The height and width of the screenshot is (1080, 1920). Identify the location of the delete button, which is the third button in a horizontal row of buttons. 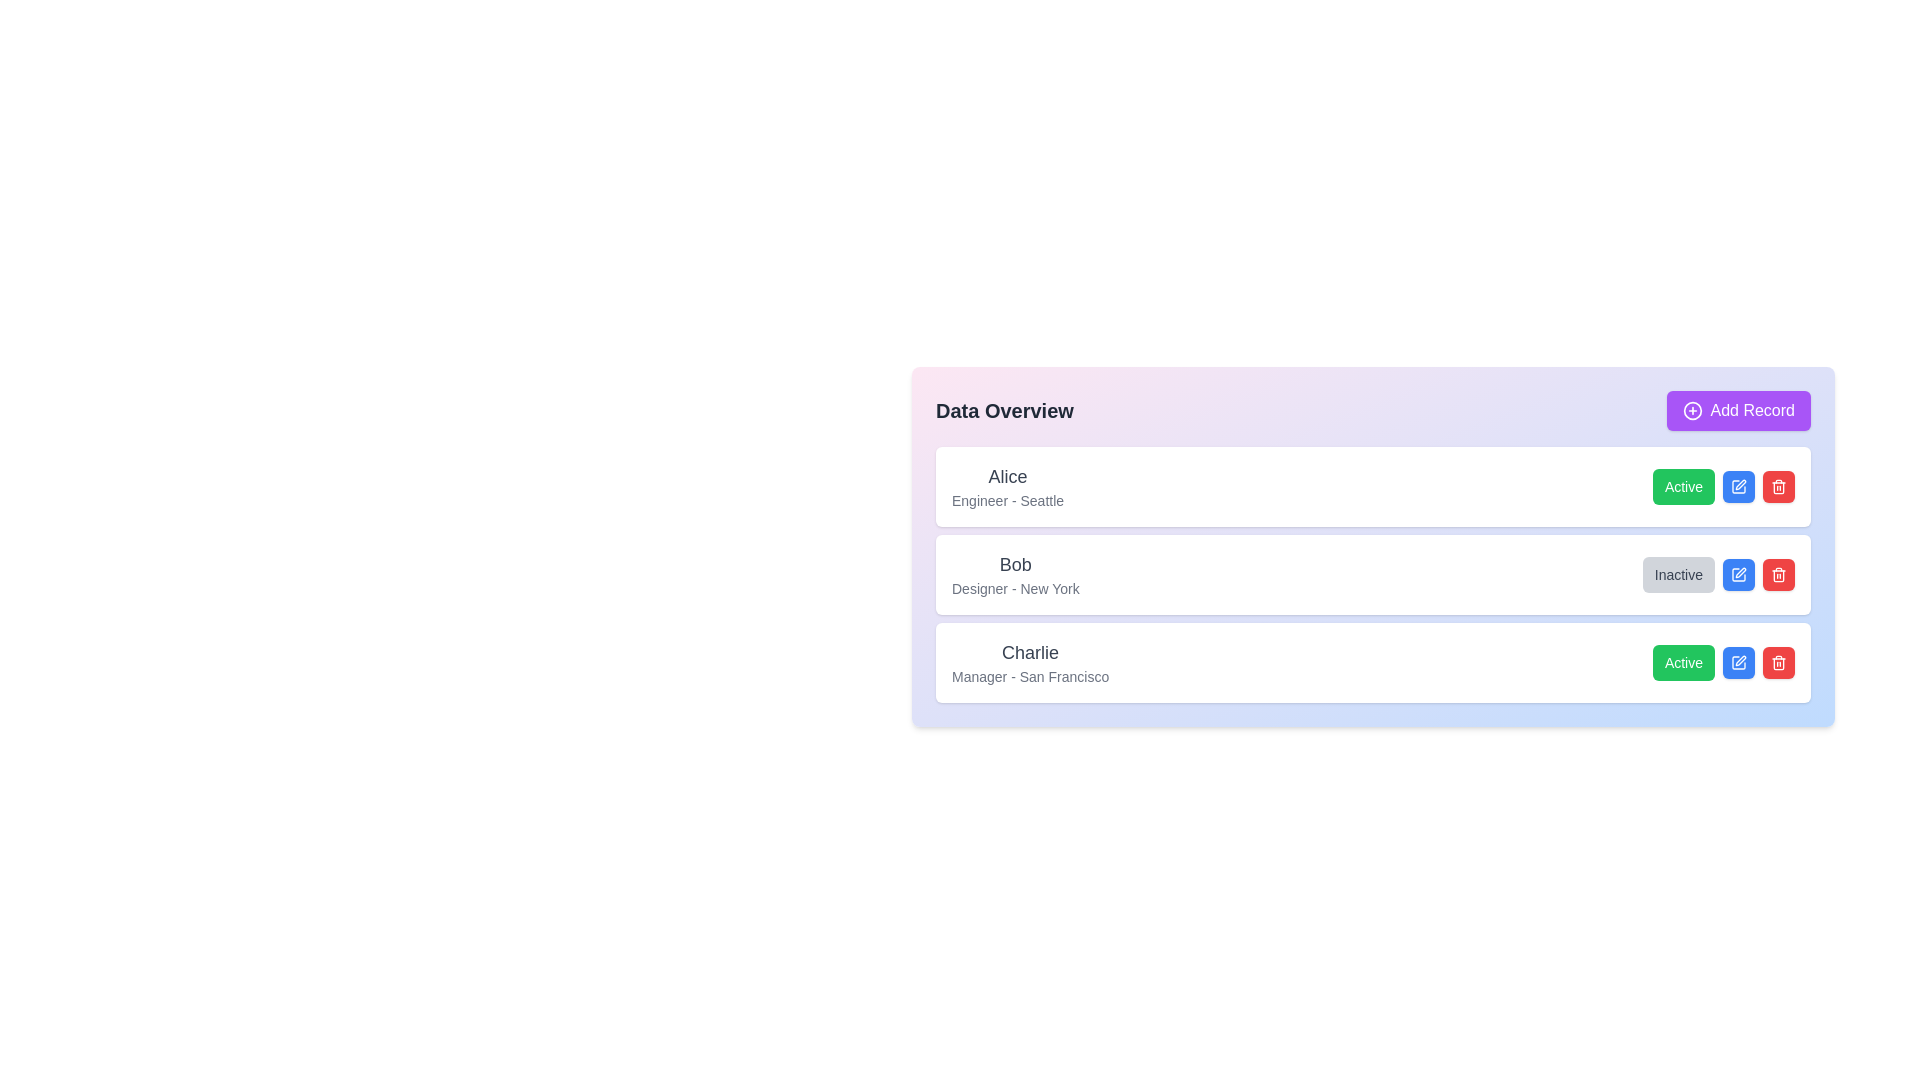
(1779, 486).